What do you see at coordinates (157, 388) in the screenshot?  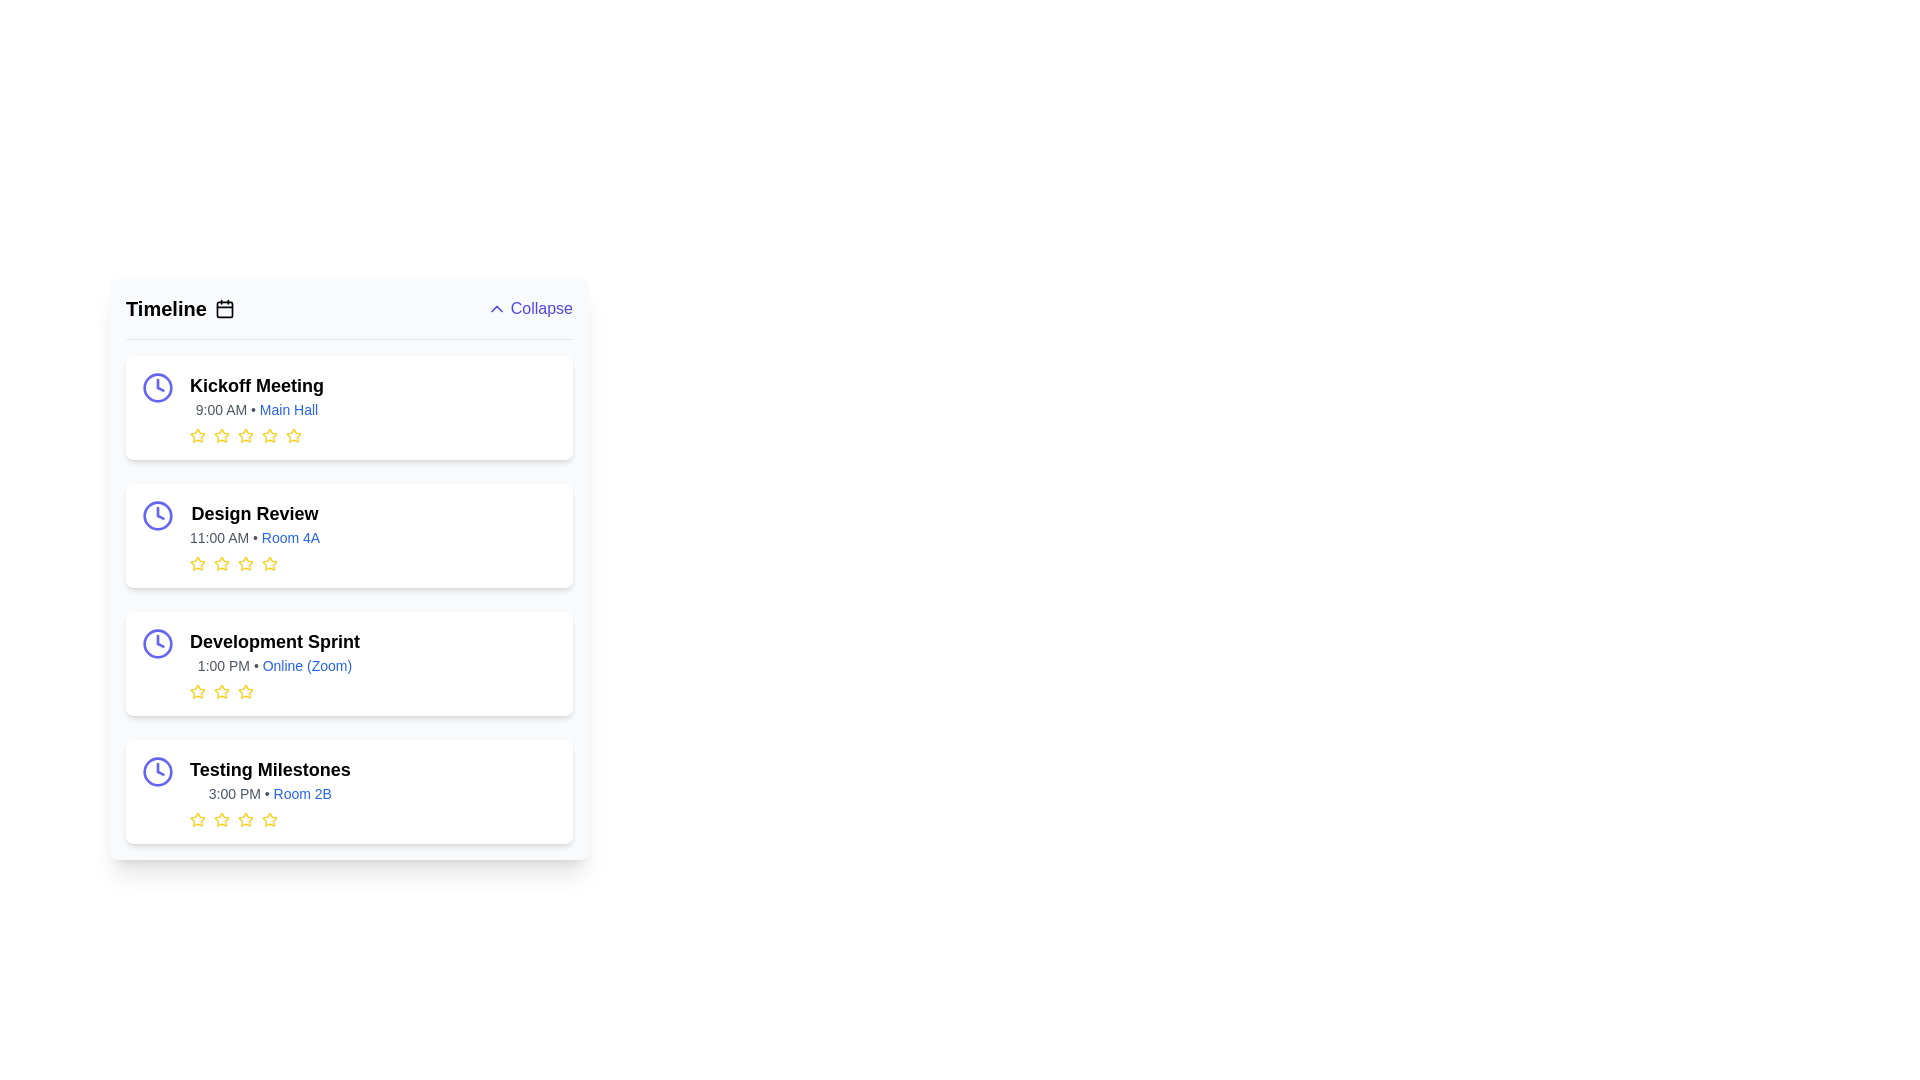 I see `the circle element of the clock icon located in the first list item 'Kickoff Meeting' in the timeline` at bounding box center [157, 388].